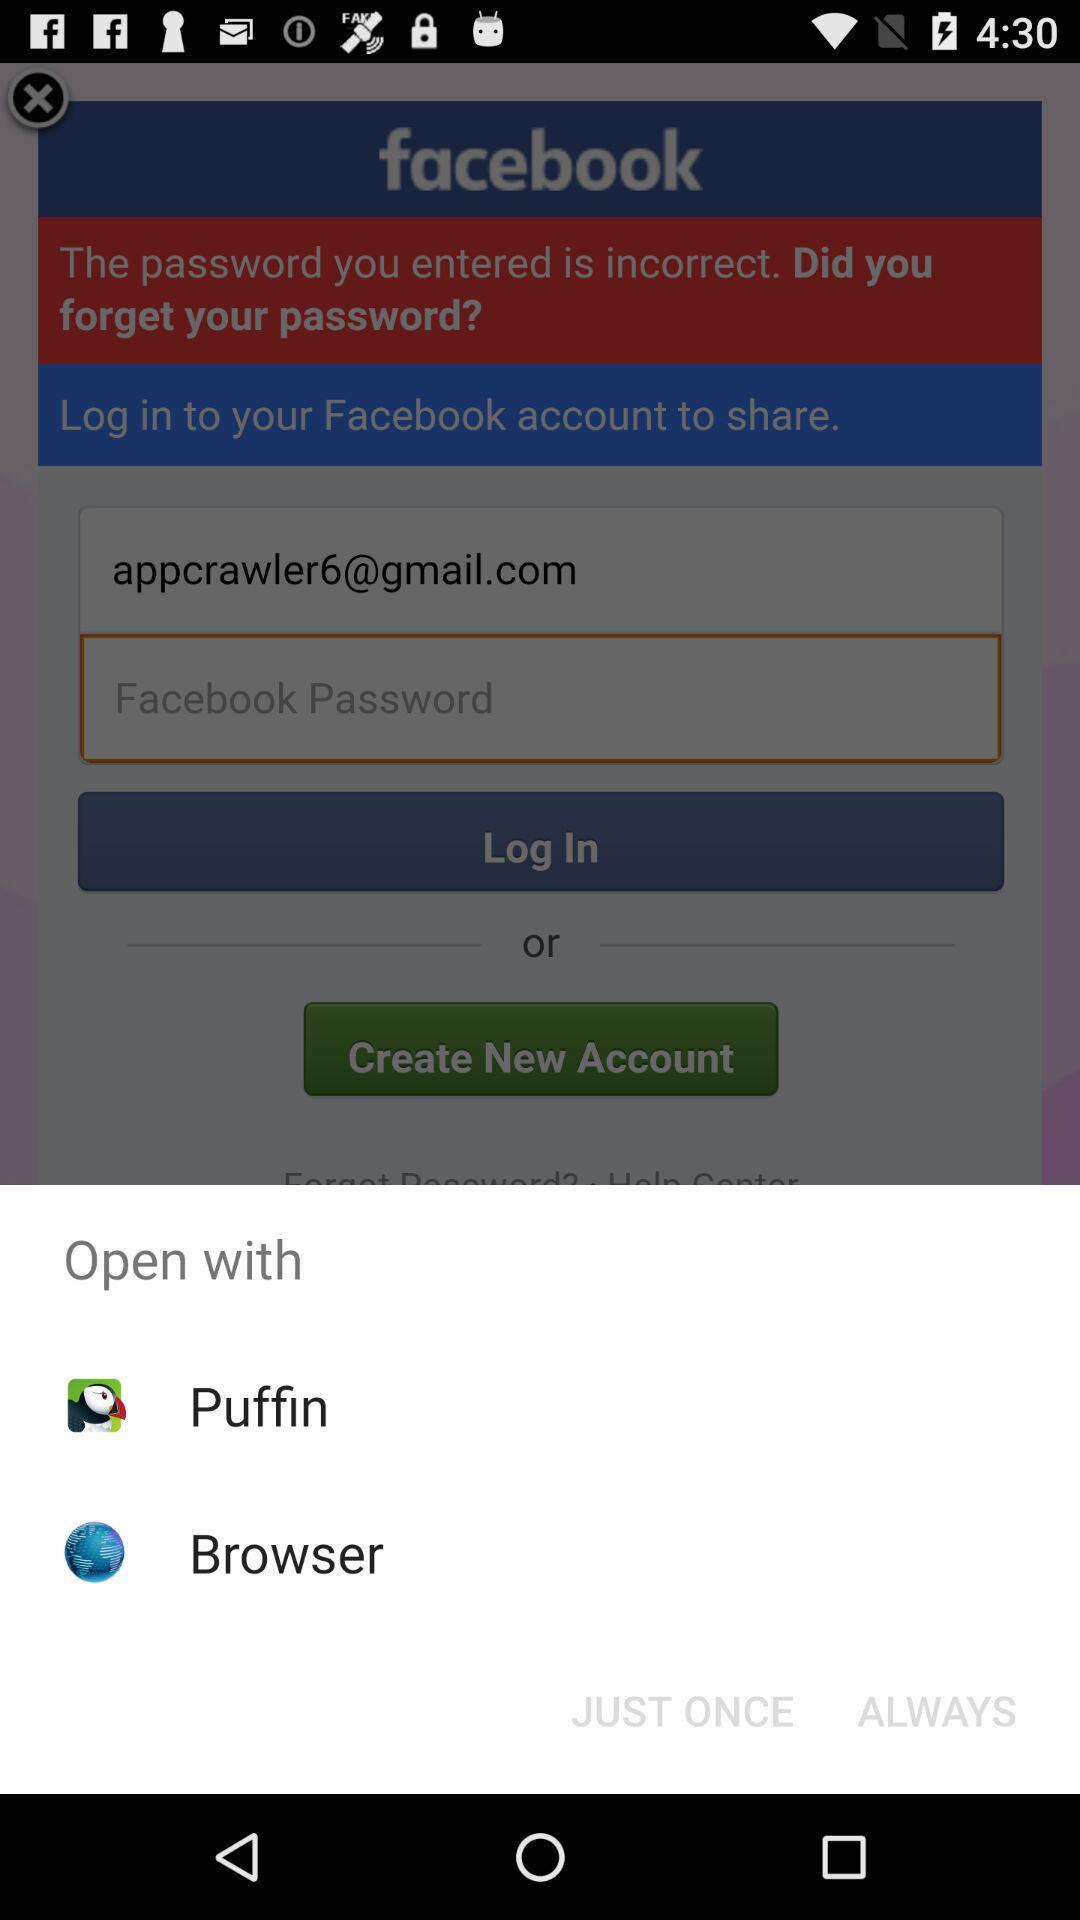 The height and width of the screenshot is (1920, 1080). What do you see at coordinates (937, 1708) in the screenshot?
I see `button at the bottom right corner` at bounding box center [937, 1708].